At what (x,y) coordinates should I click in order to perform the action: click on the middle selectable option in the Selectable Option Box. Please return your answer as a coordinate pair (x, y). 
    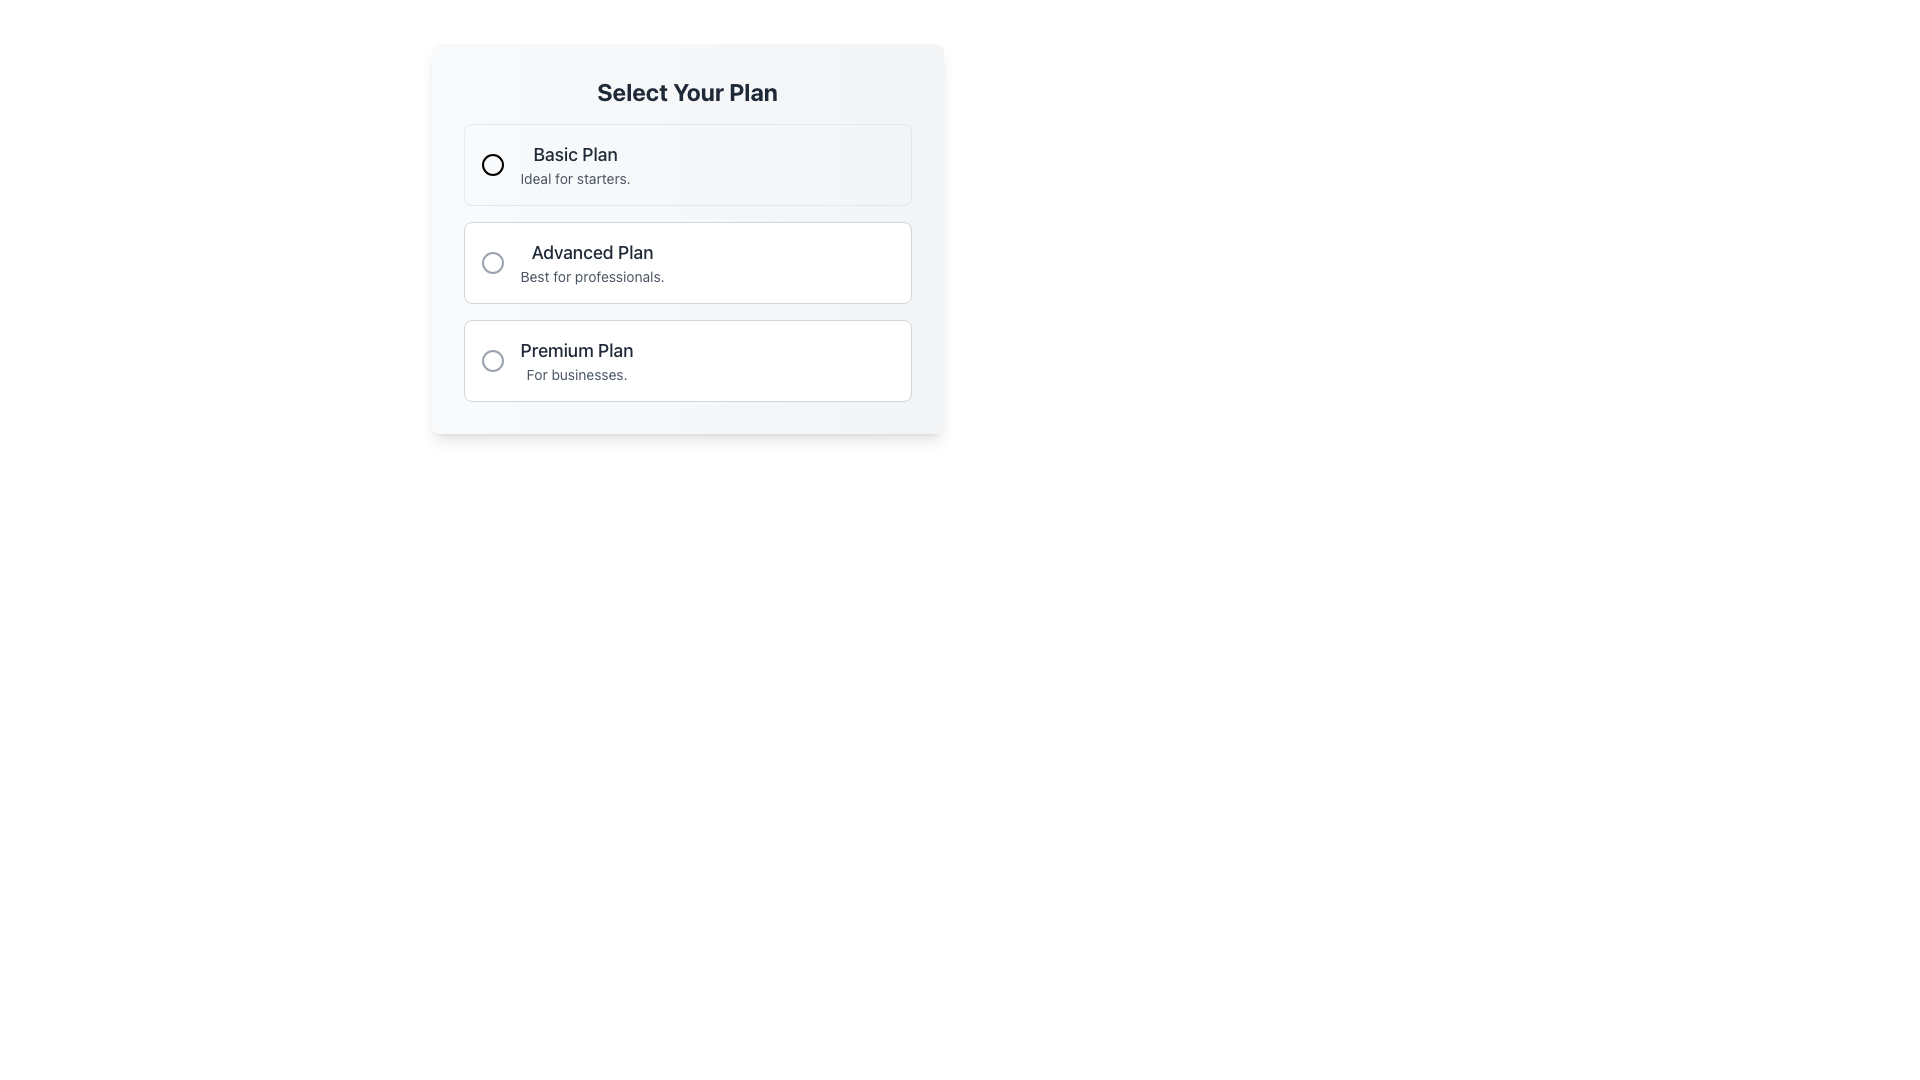
    Looking at the image, I should click on (687, 238).